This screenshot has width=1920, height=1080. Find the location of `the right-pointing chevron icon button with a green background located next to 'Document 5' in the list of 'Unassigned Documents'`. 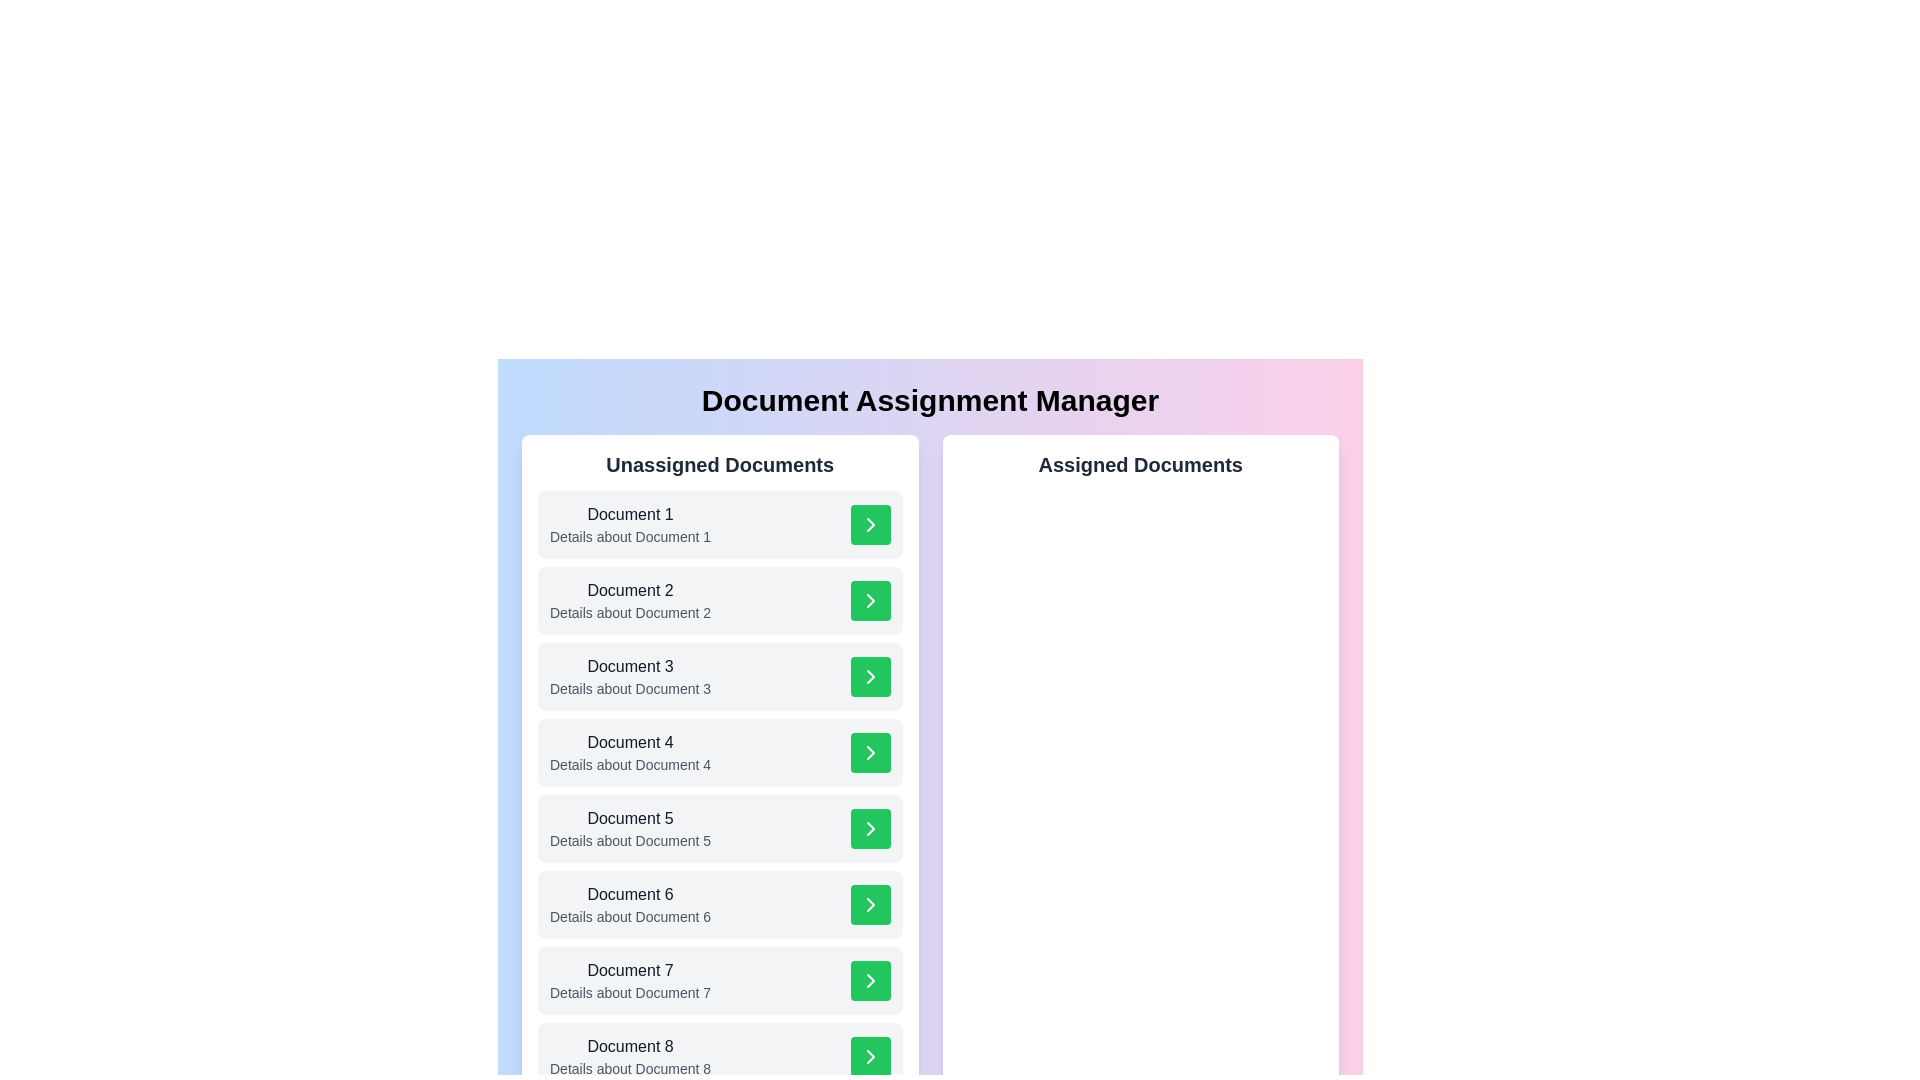

the right-pointing chevron icon button with a green background located next to 'Document 5' in the list of 'Unassigned Documents' is located at coordinates (870, 829).